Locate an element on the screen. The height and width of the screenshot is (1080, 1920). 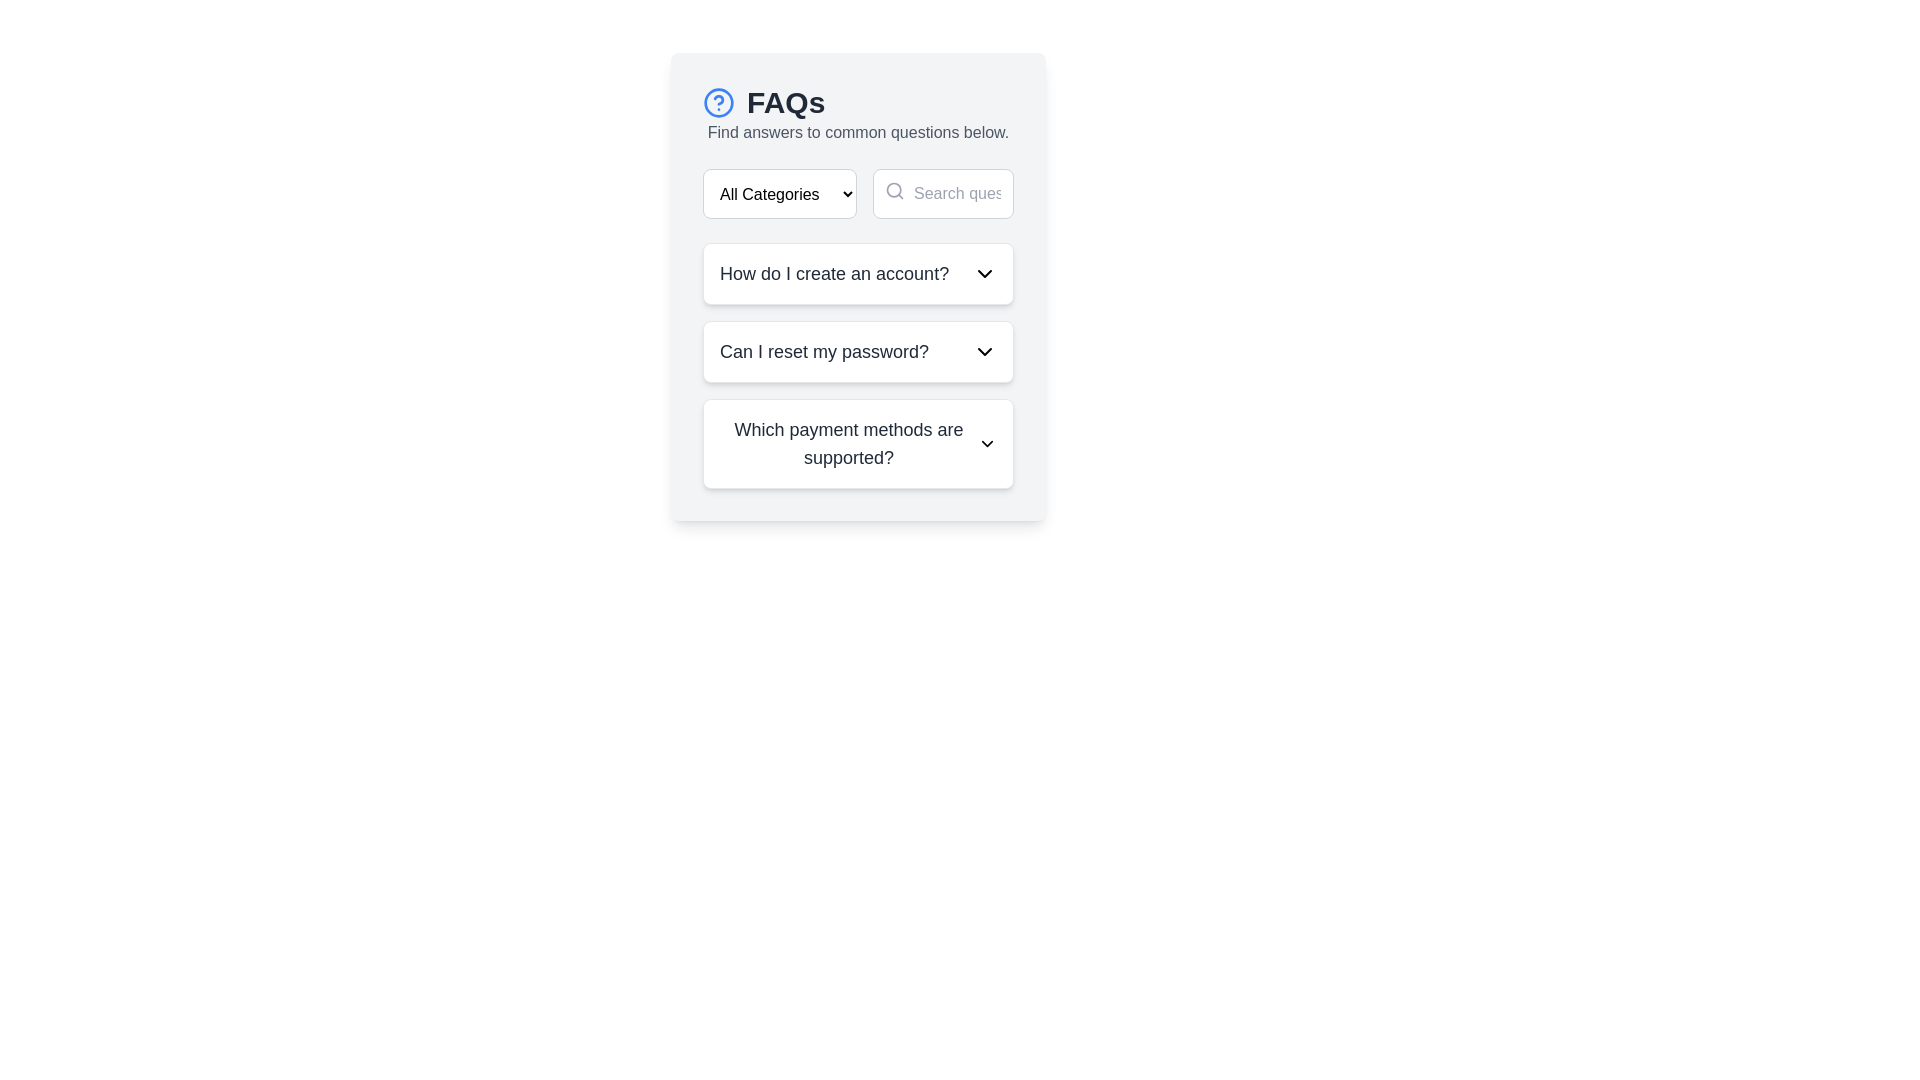
the supportive static text located directly below the 'FAQs' heading in the FAQ section is located at coordinates (858, 132).